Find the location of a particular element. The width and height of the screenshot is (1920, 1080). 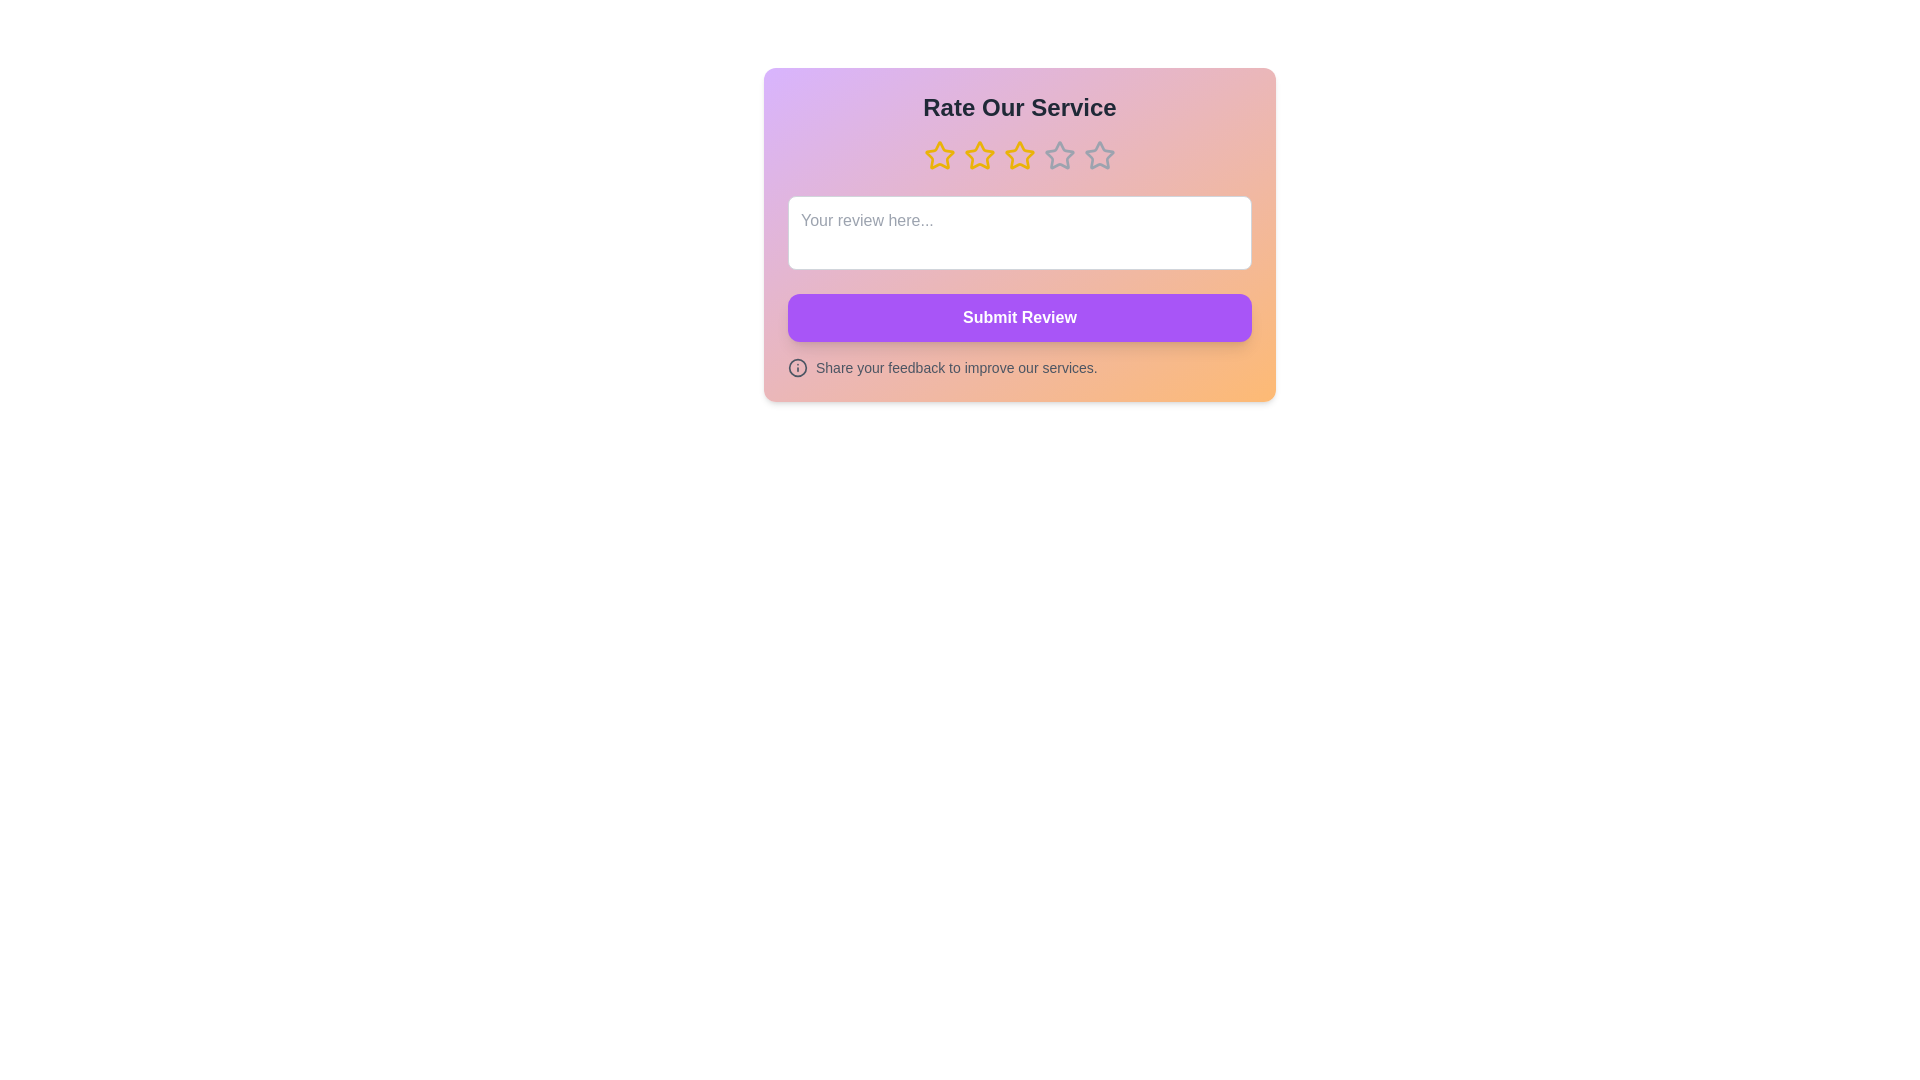

the first yellow star icon is located at coordinates (939, 154).